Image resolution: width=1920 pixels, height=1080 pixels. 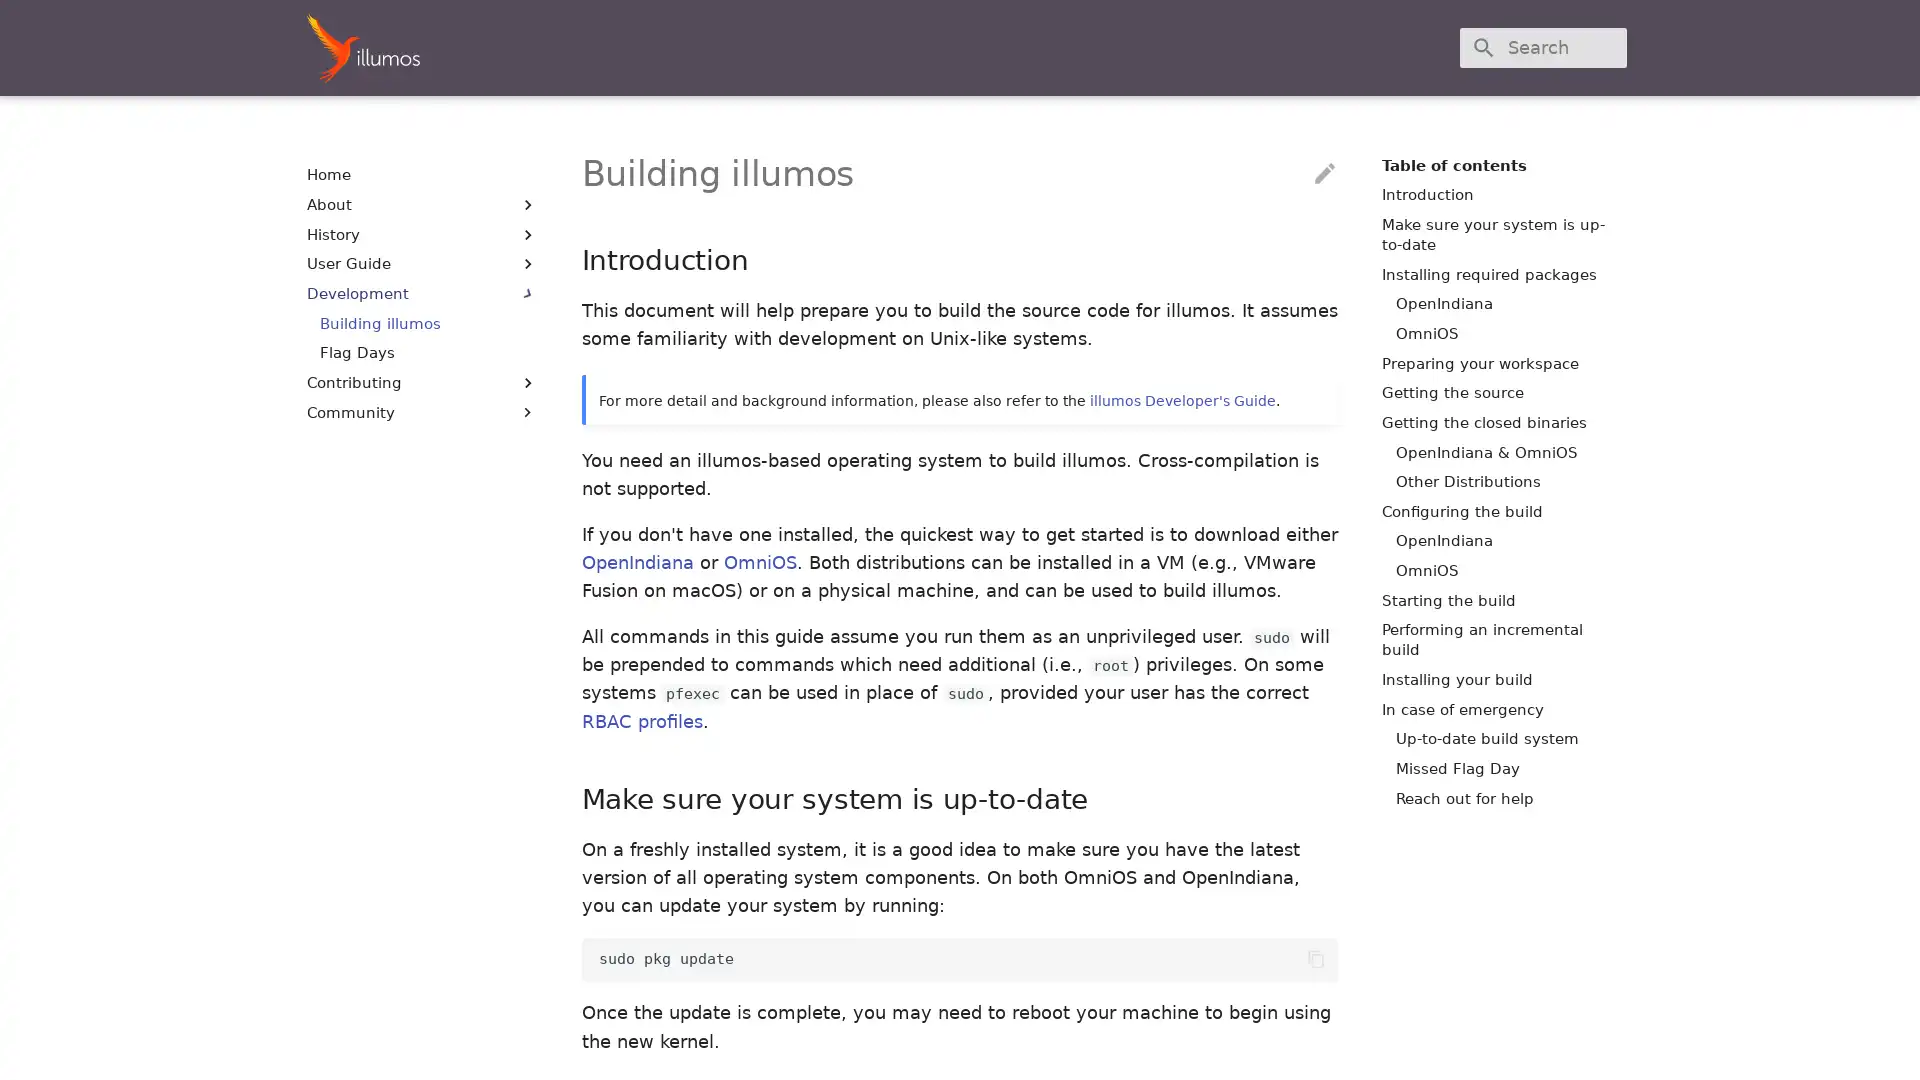 What do you see at coordinates (1315, 958) in the screenshot?
I see `Copy to clipboard` at bounding box center [1315, 958].